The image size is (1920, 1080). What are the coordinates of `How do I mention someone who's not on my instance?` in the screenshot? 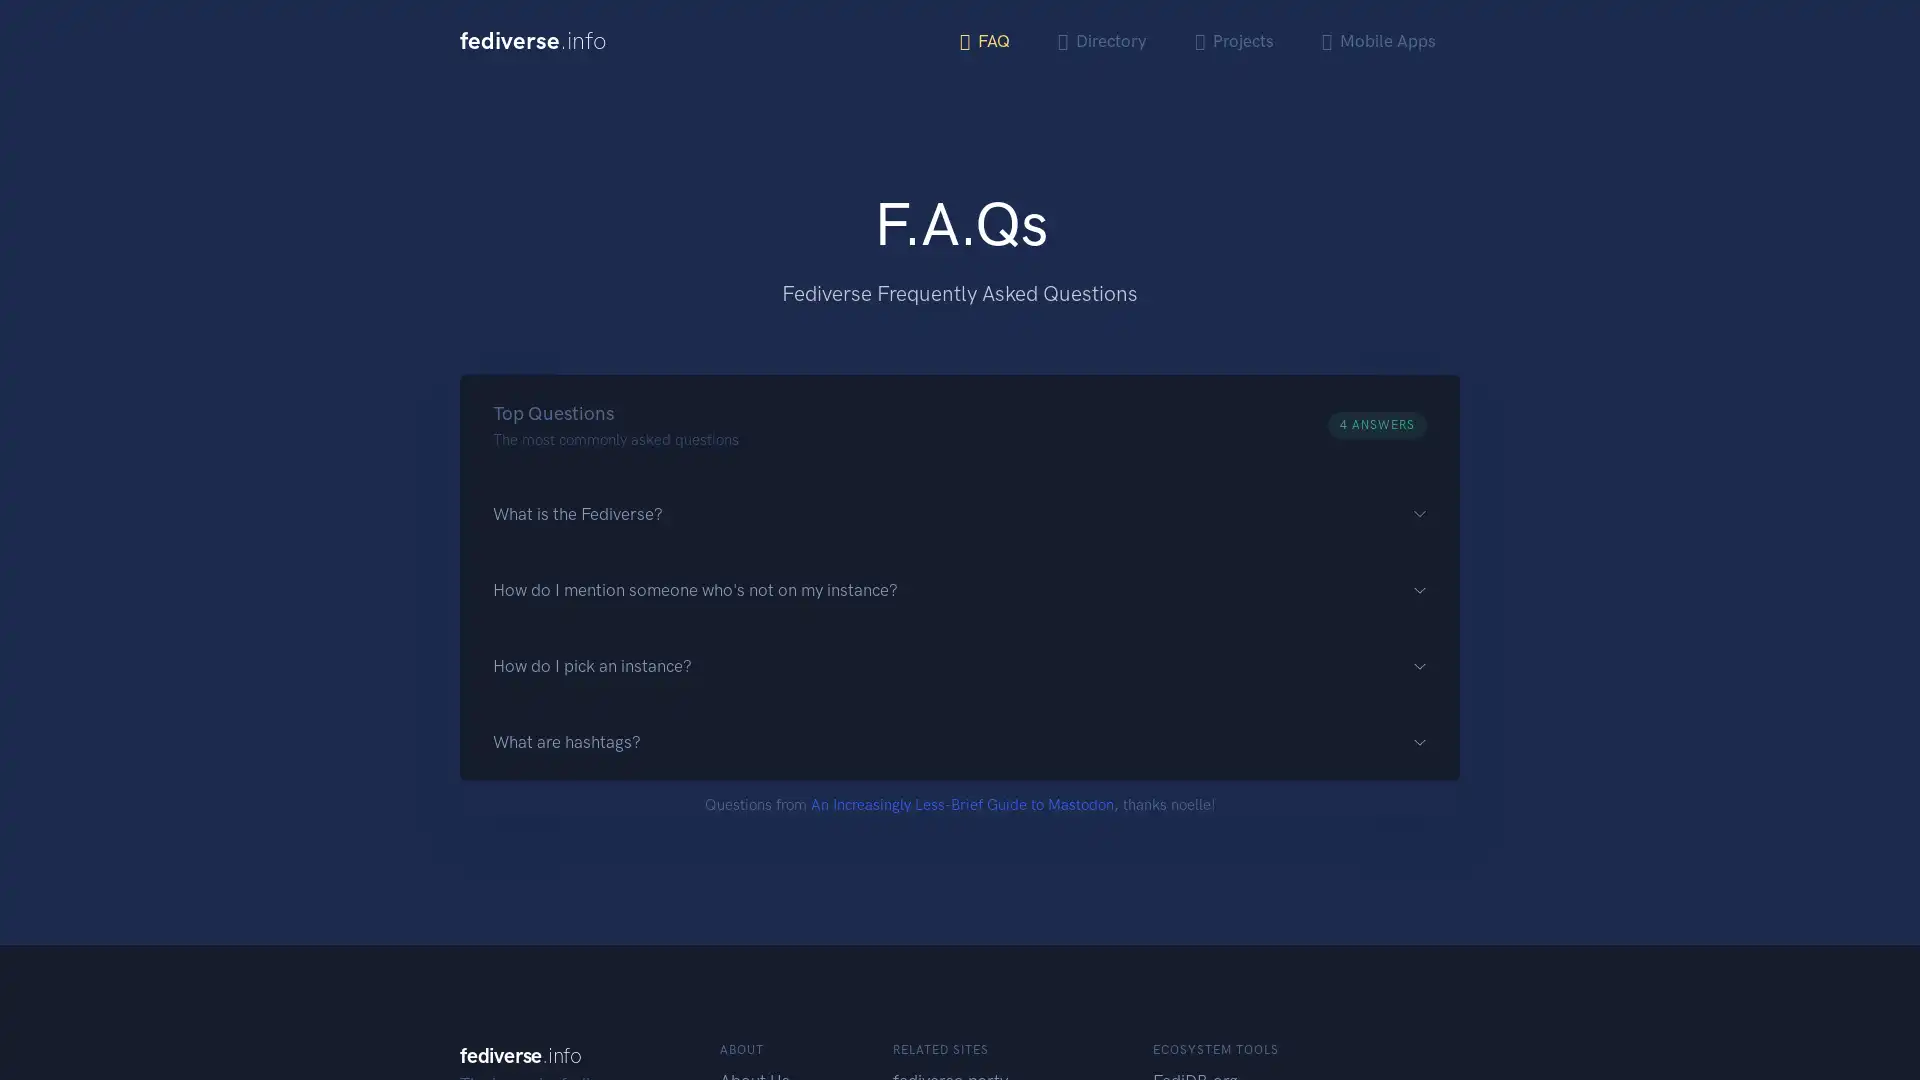 It's located at (960, 588).